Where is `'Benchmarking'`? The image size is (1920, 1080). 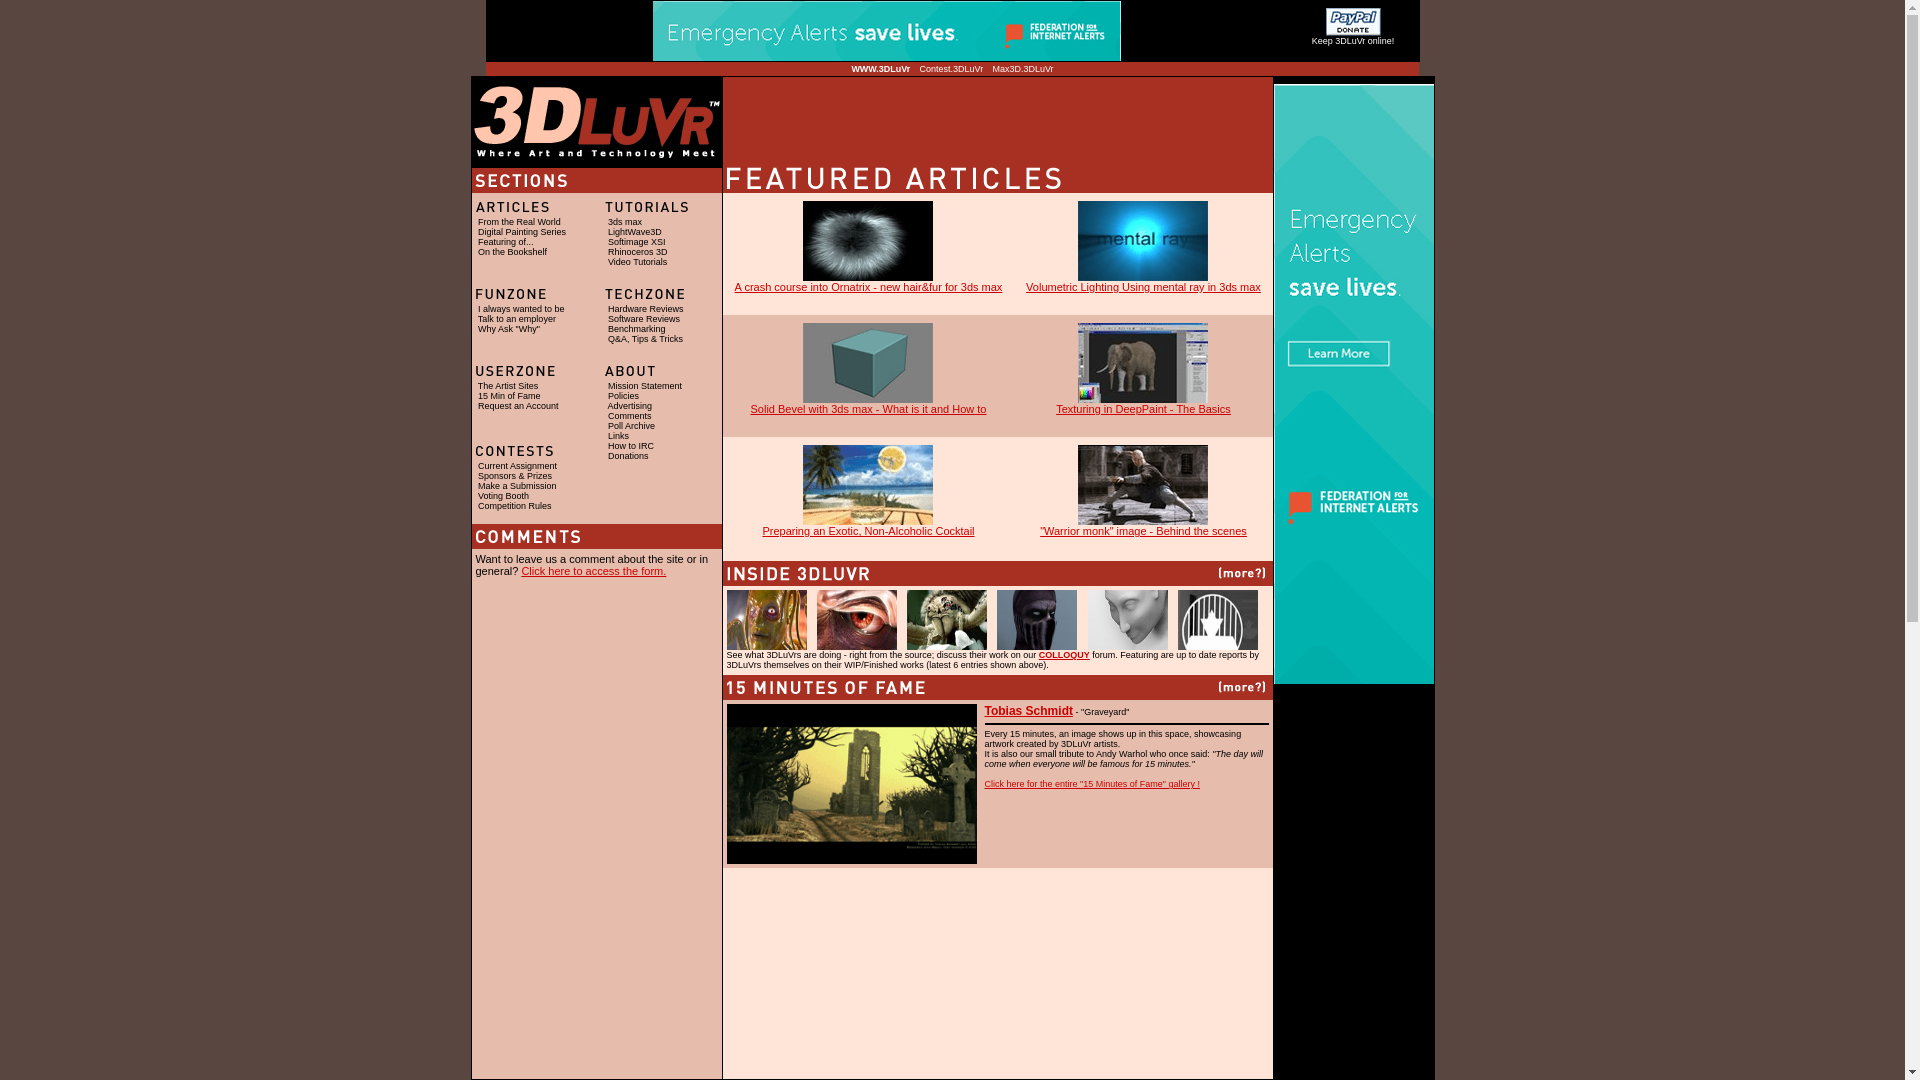 'Benchmarking' is located at coordinates (636, 327).